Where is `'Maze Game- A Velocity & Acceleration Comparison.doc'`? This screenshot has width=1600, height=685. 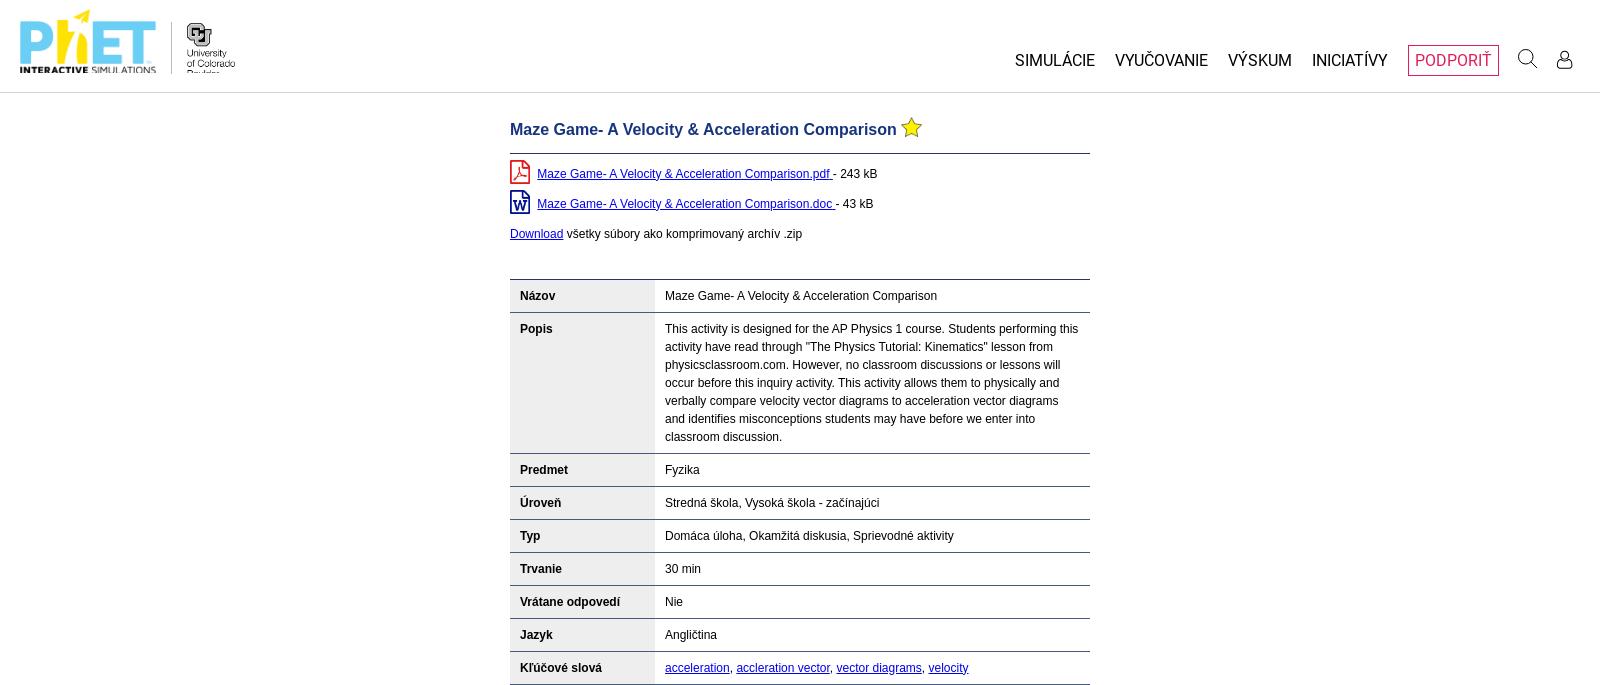 'Maze Game- A Velocity & Acceleration Comparison.doc' is located at coordinates (535, 203).